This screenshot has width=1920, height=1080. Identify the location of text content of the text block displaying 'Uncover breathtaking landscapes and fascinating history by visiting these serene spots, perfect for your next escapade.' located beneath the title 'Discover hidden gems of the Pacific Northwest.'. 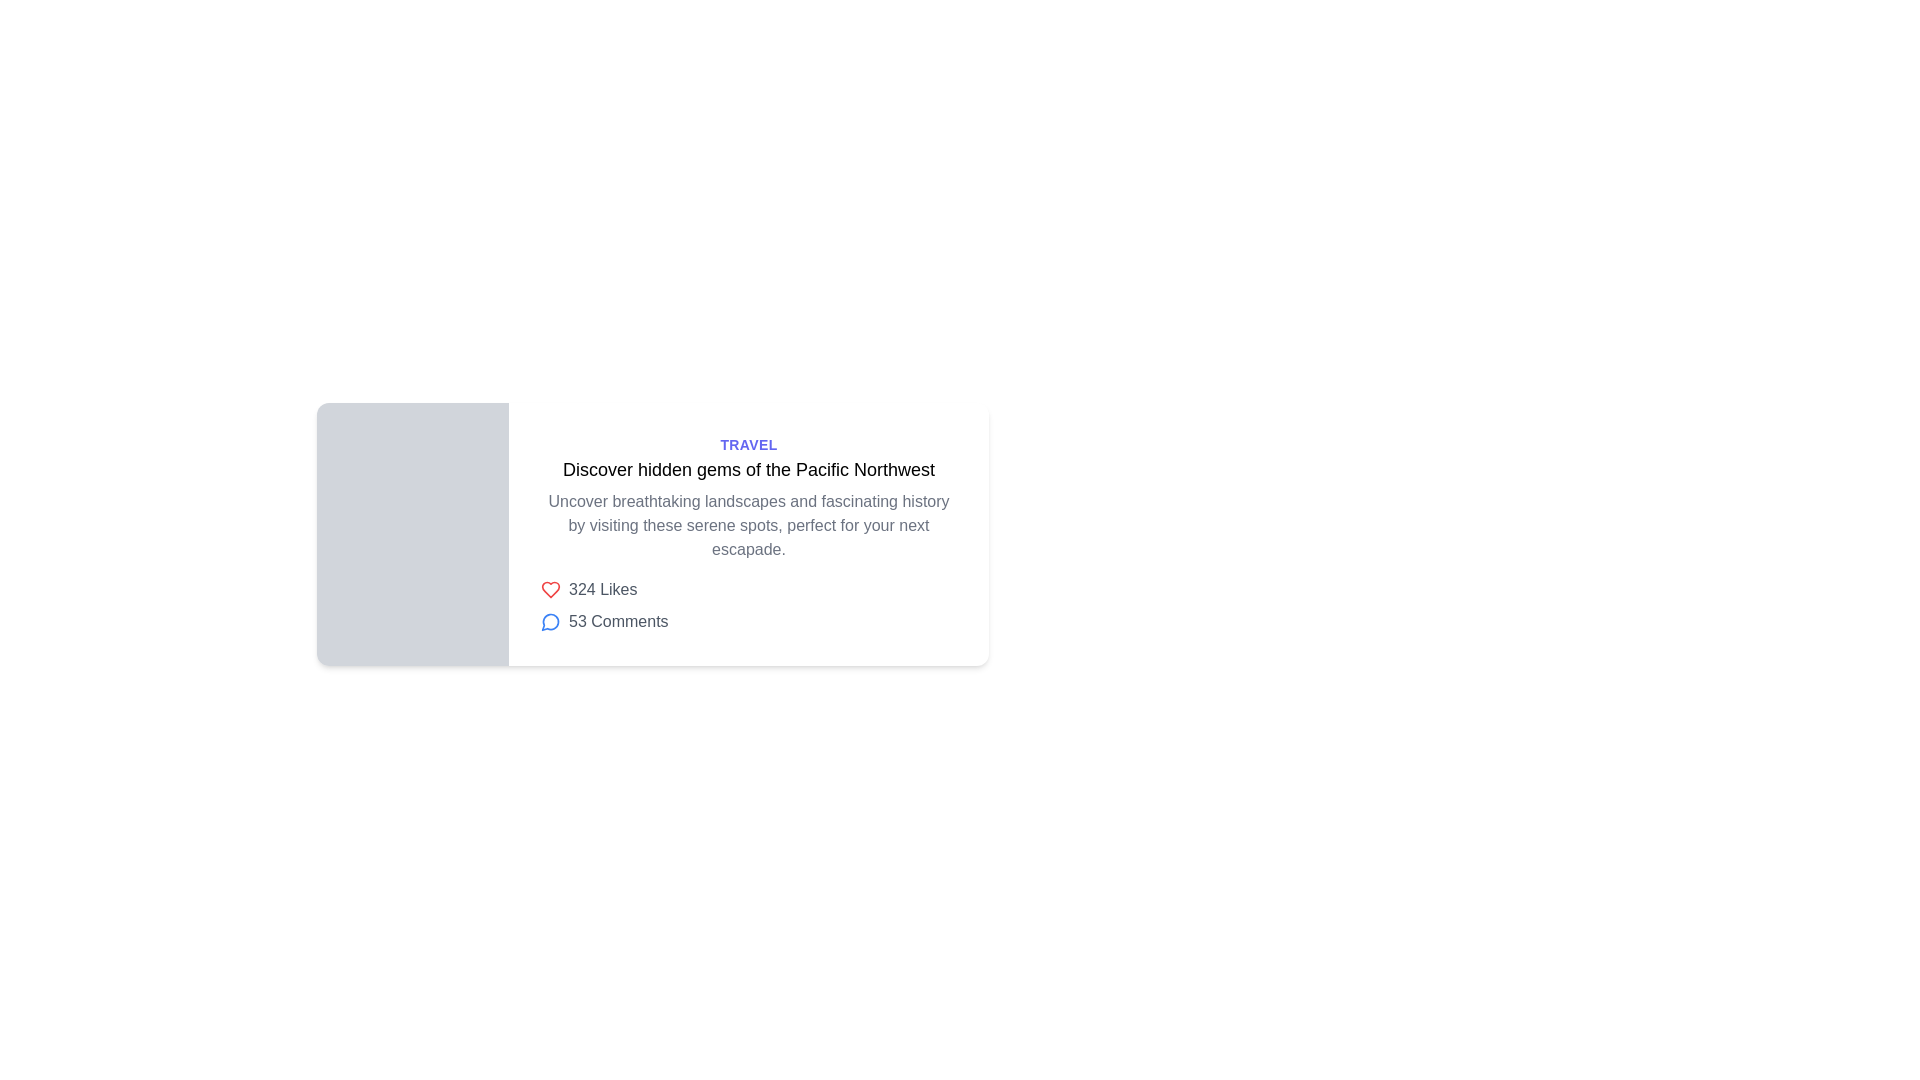
(747, 524).